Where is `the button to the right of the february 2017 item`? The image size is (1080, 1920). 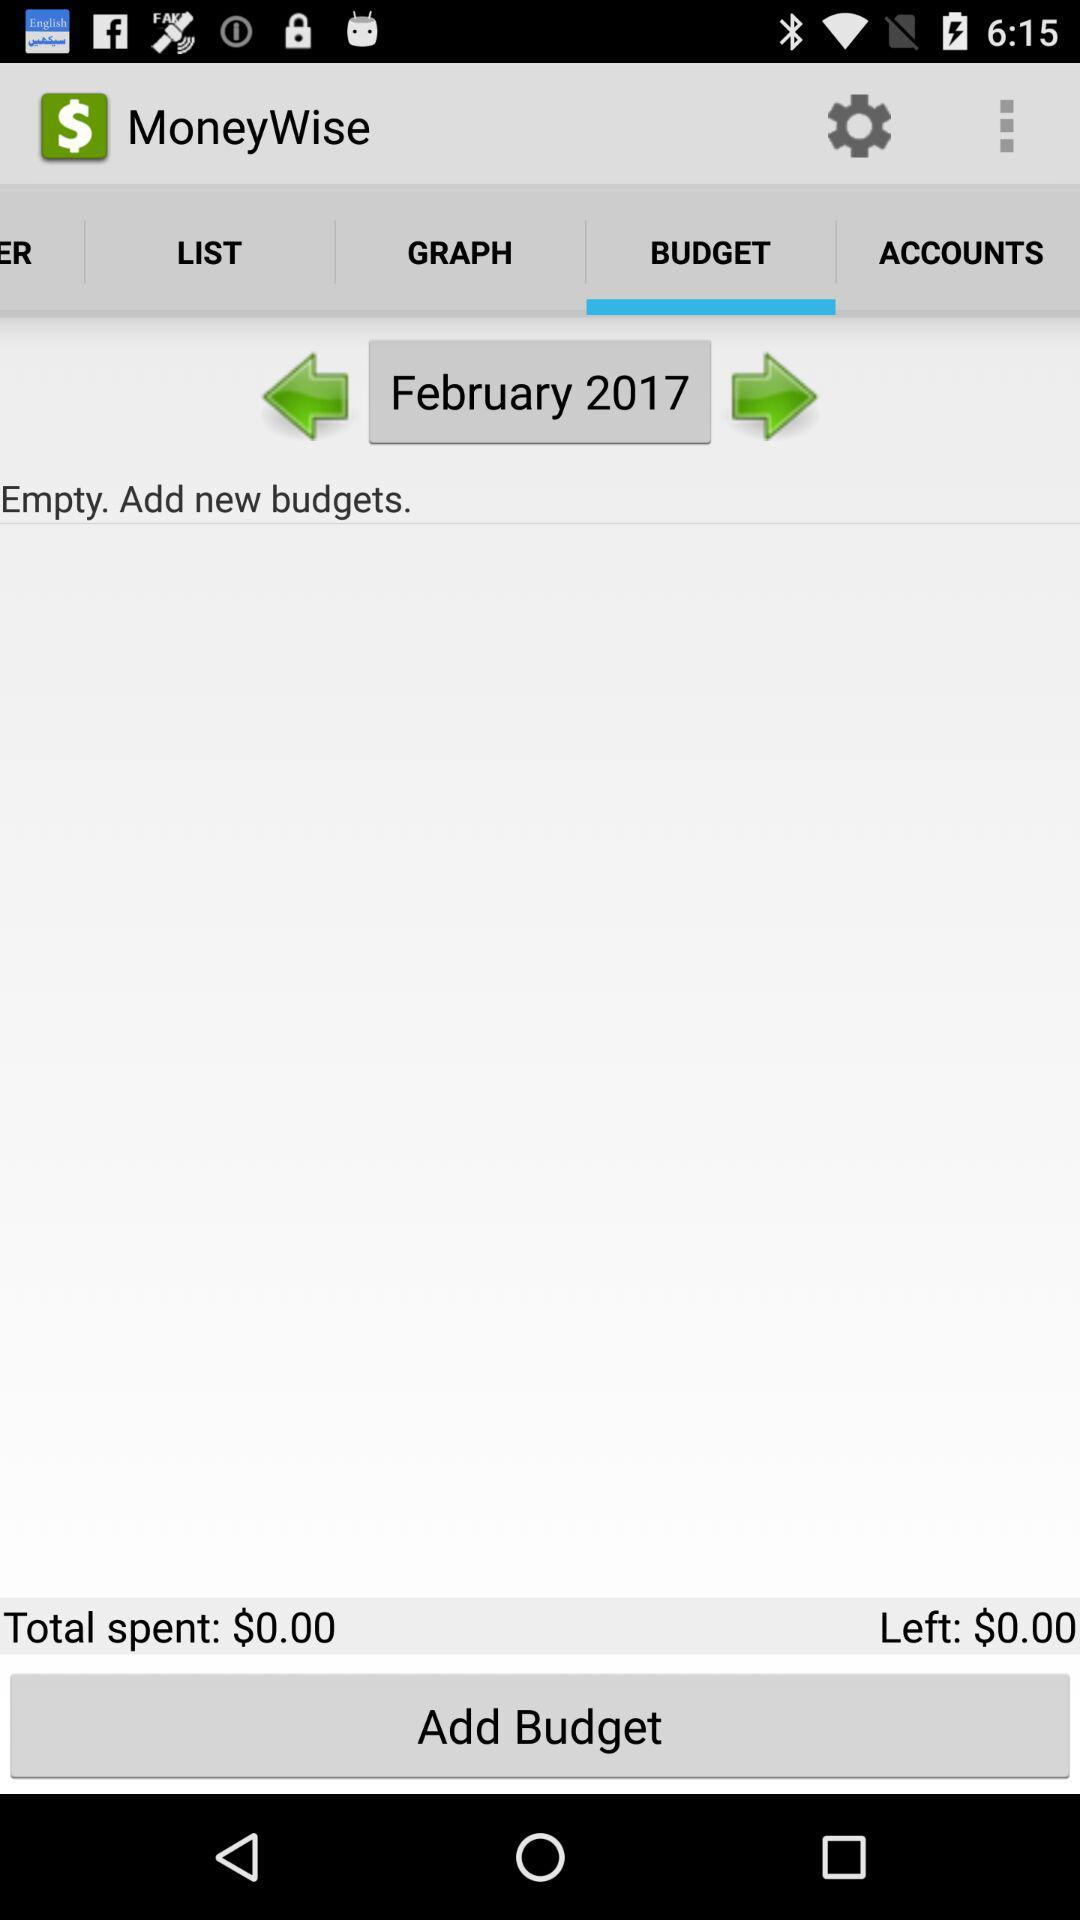 the button to the right of the february 2017 item is located at coordinates (770, 391).